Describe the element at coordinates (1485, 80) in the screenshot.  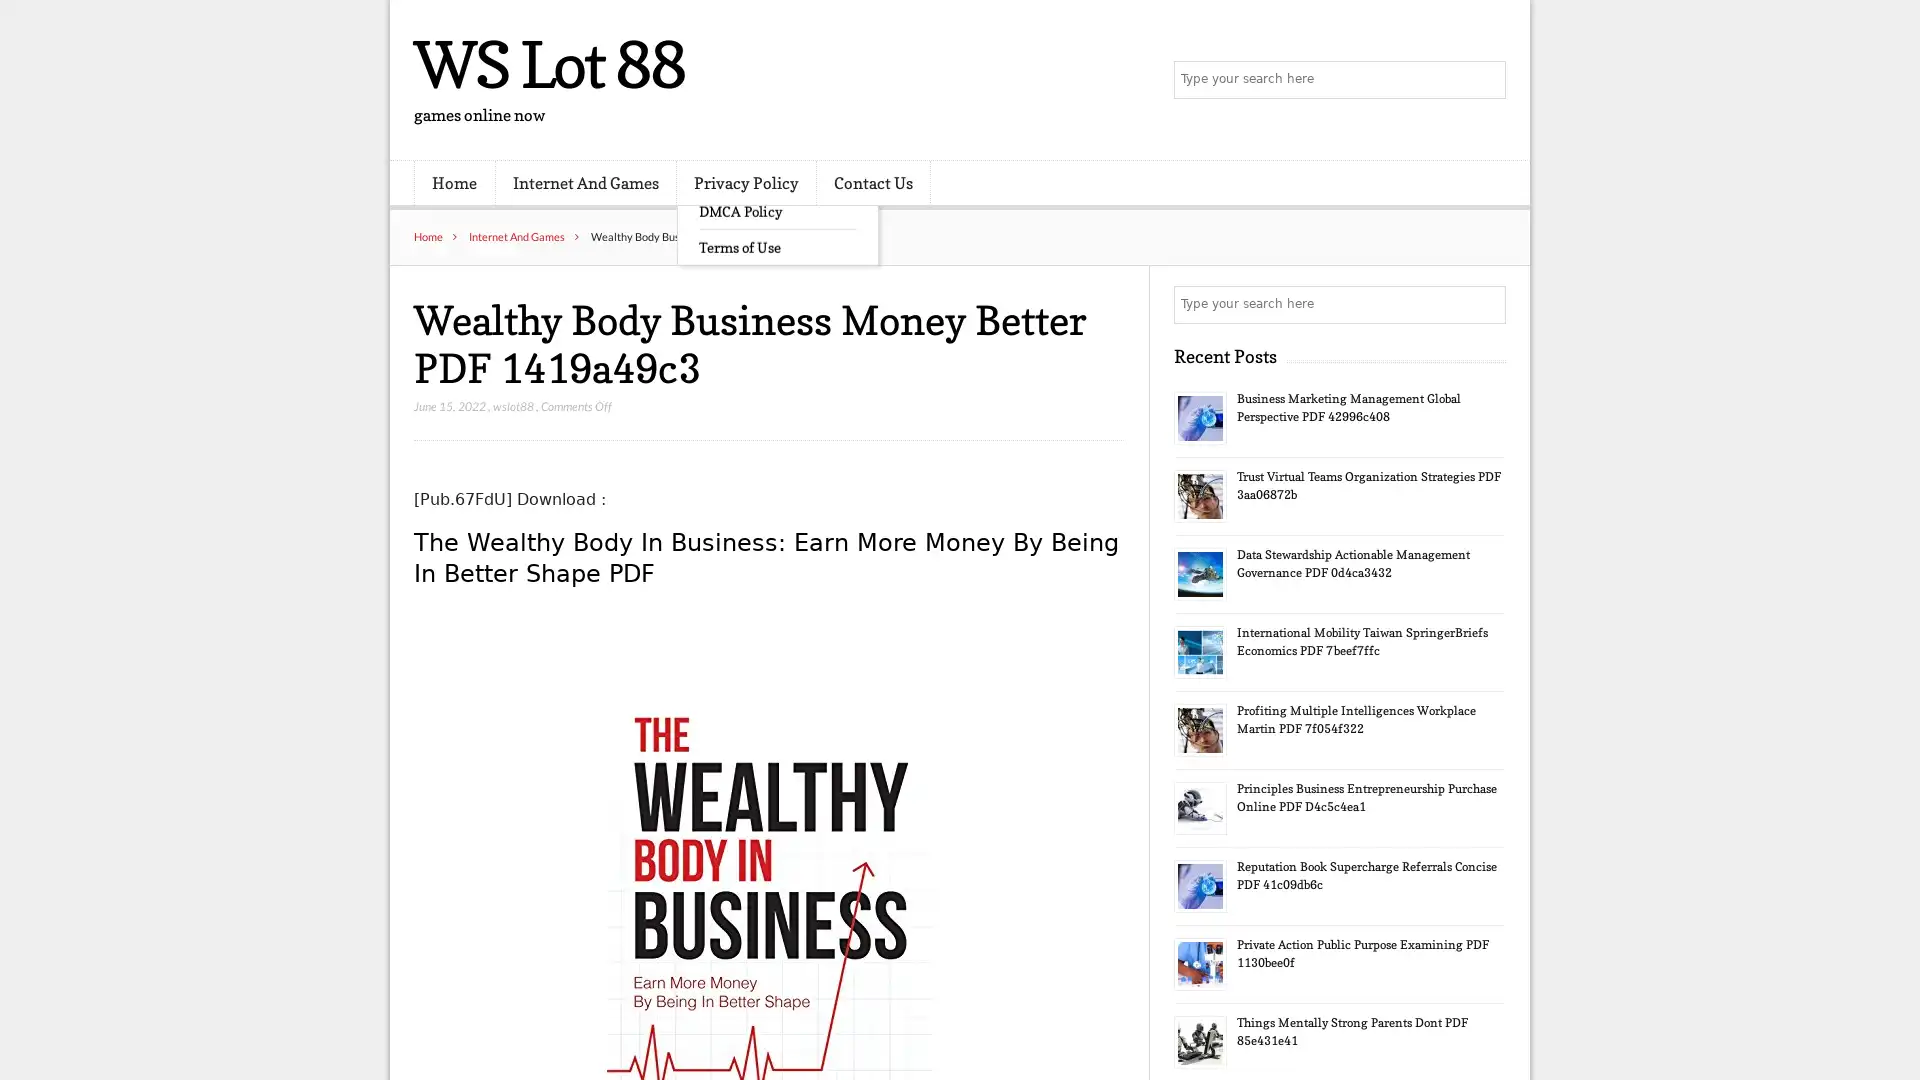
I see `Search` at that location.